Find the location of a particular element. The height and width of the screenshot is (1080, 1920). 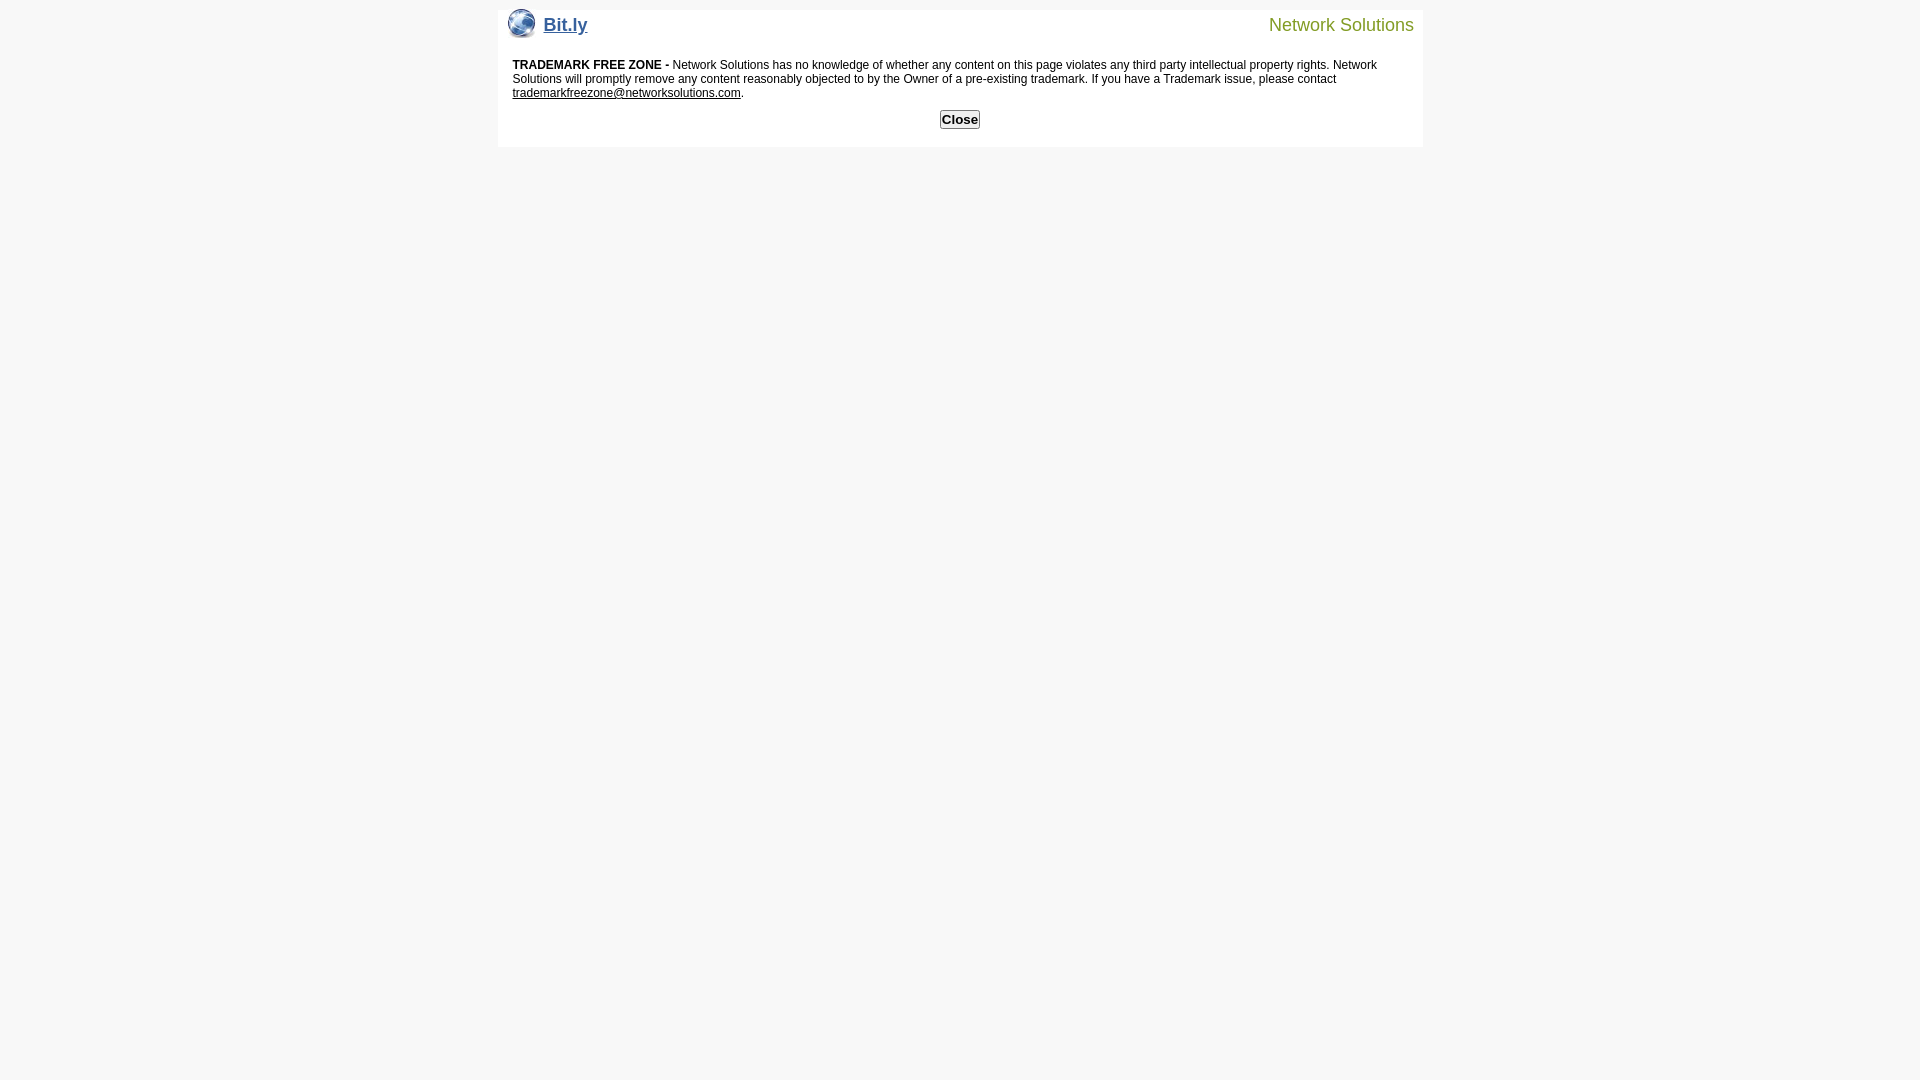

'Close' is located at coordinates (960, 119).